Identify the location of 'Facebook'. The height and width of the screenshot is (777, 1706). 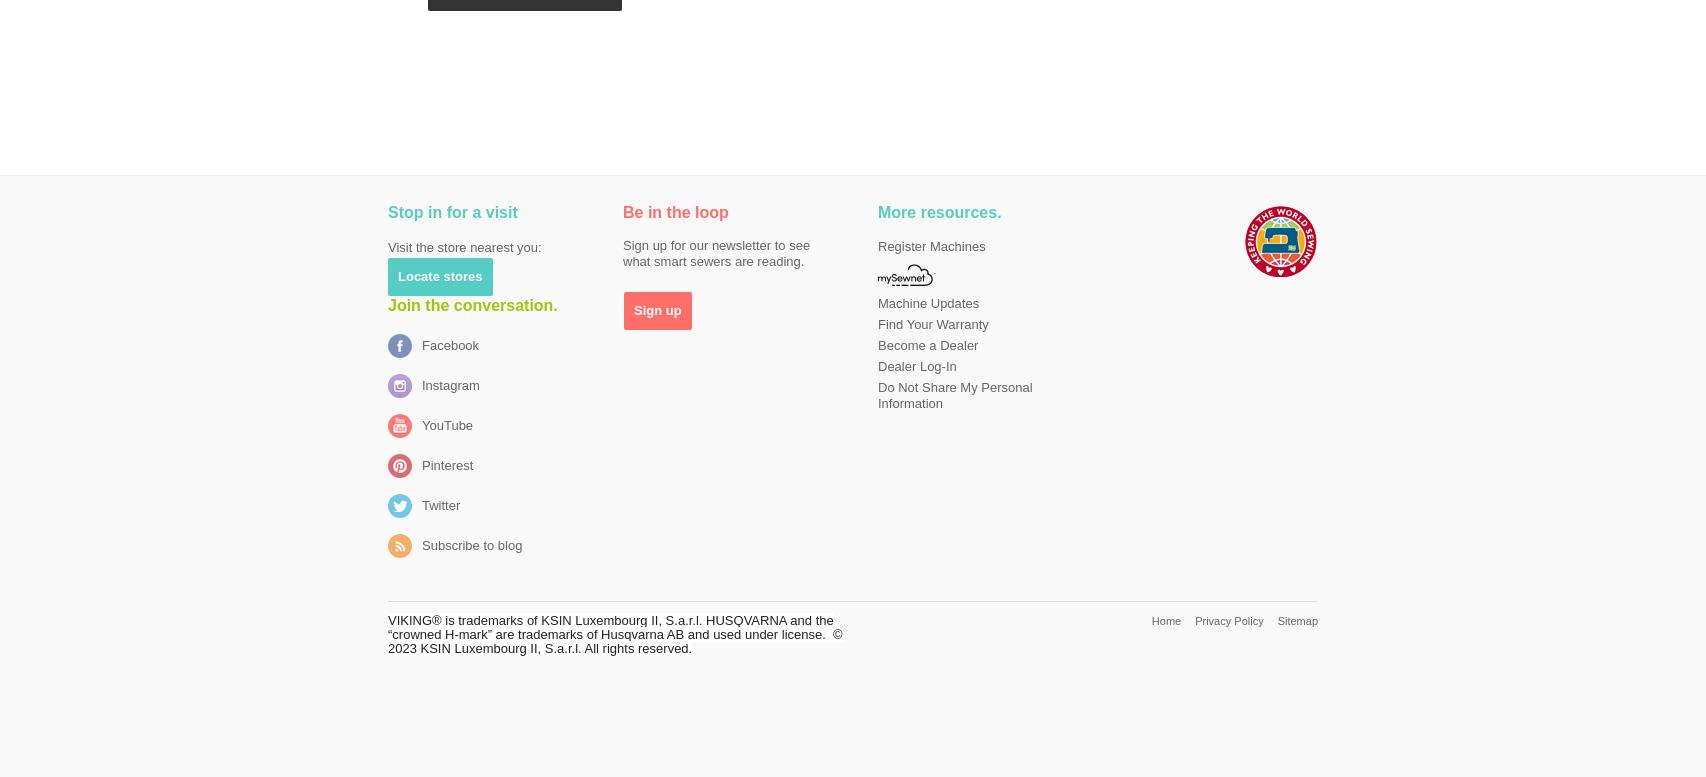
(422, 345).